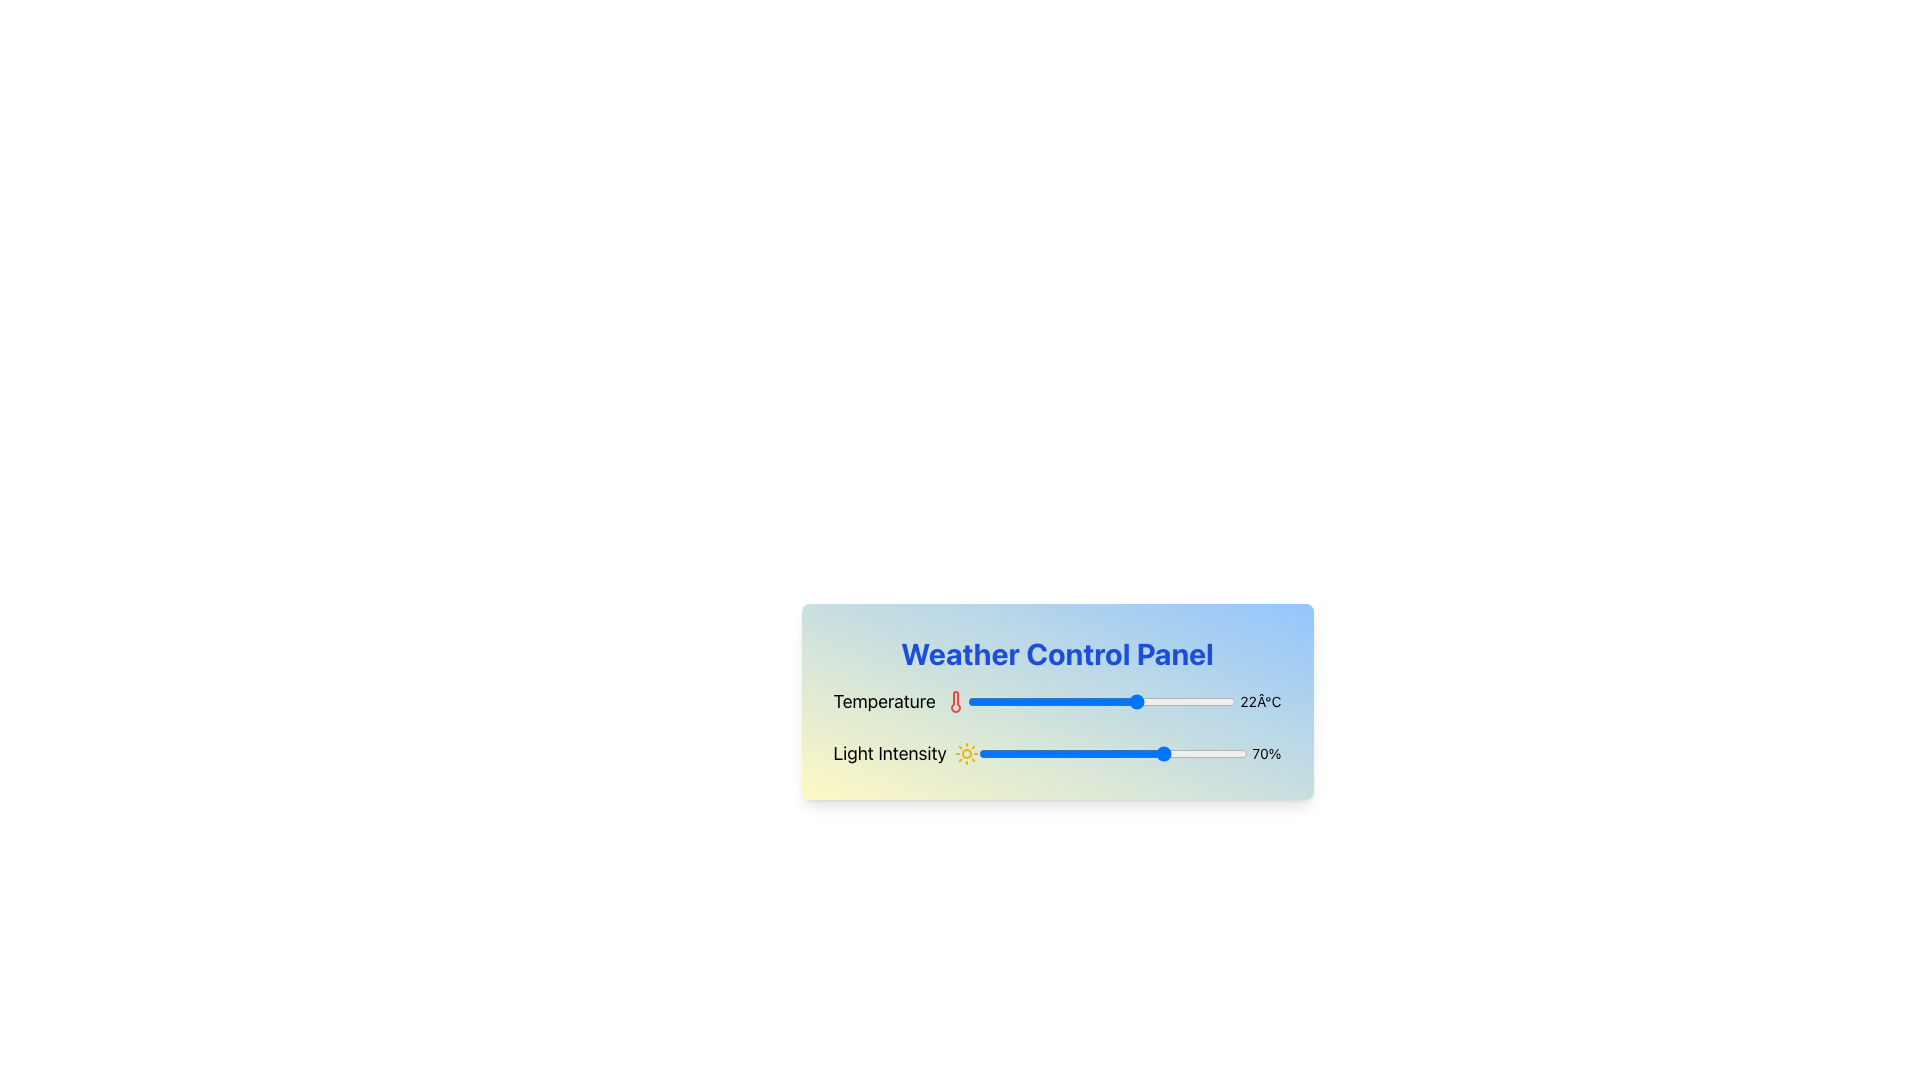  What do you see at coordinates (1058, 753) in the screenshot?
I see `light intensity` at bounding box center [1058, 753].